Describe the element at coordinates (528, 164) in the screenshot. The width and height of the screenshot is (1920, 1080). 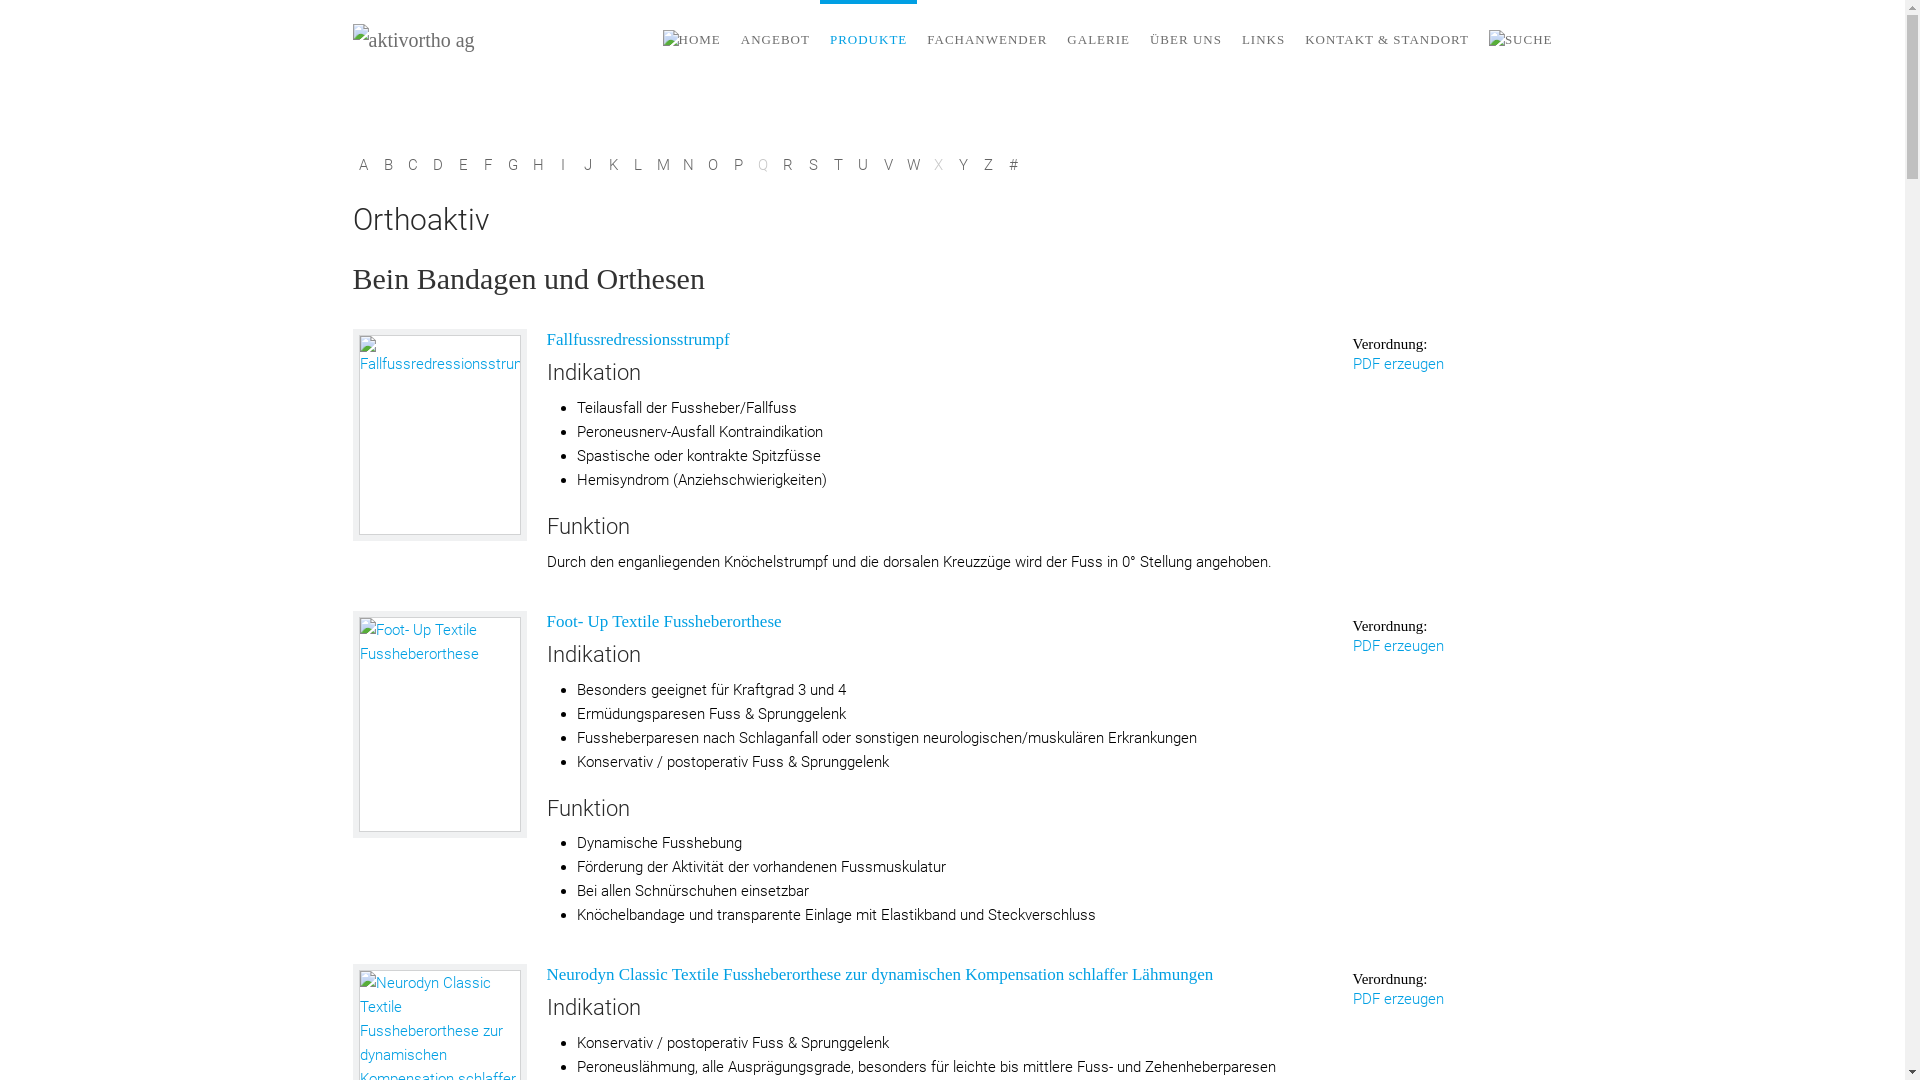
I see `'H'` at that location.